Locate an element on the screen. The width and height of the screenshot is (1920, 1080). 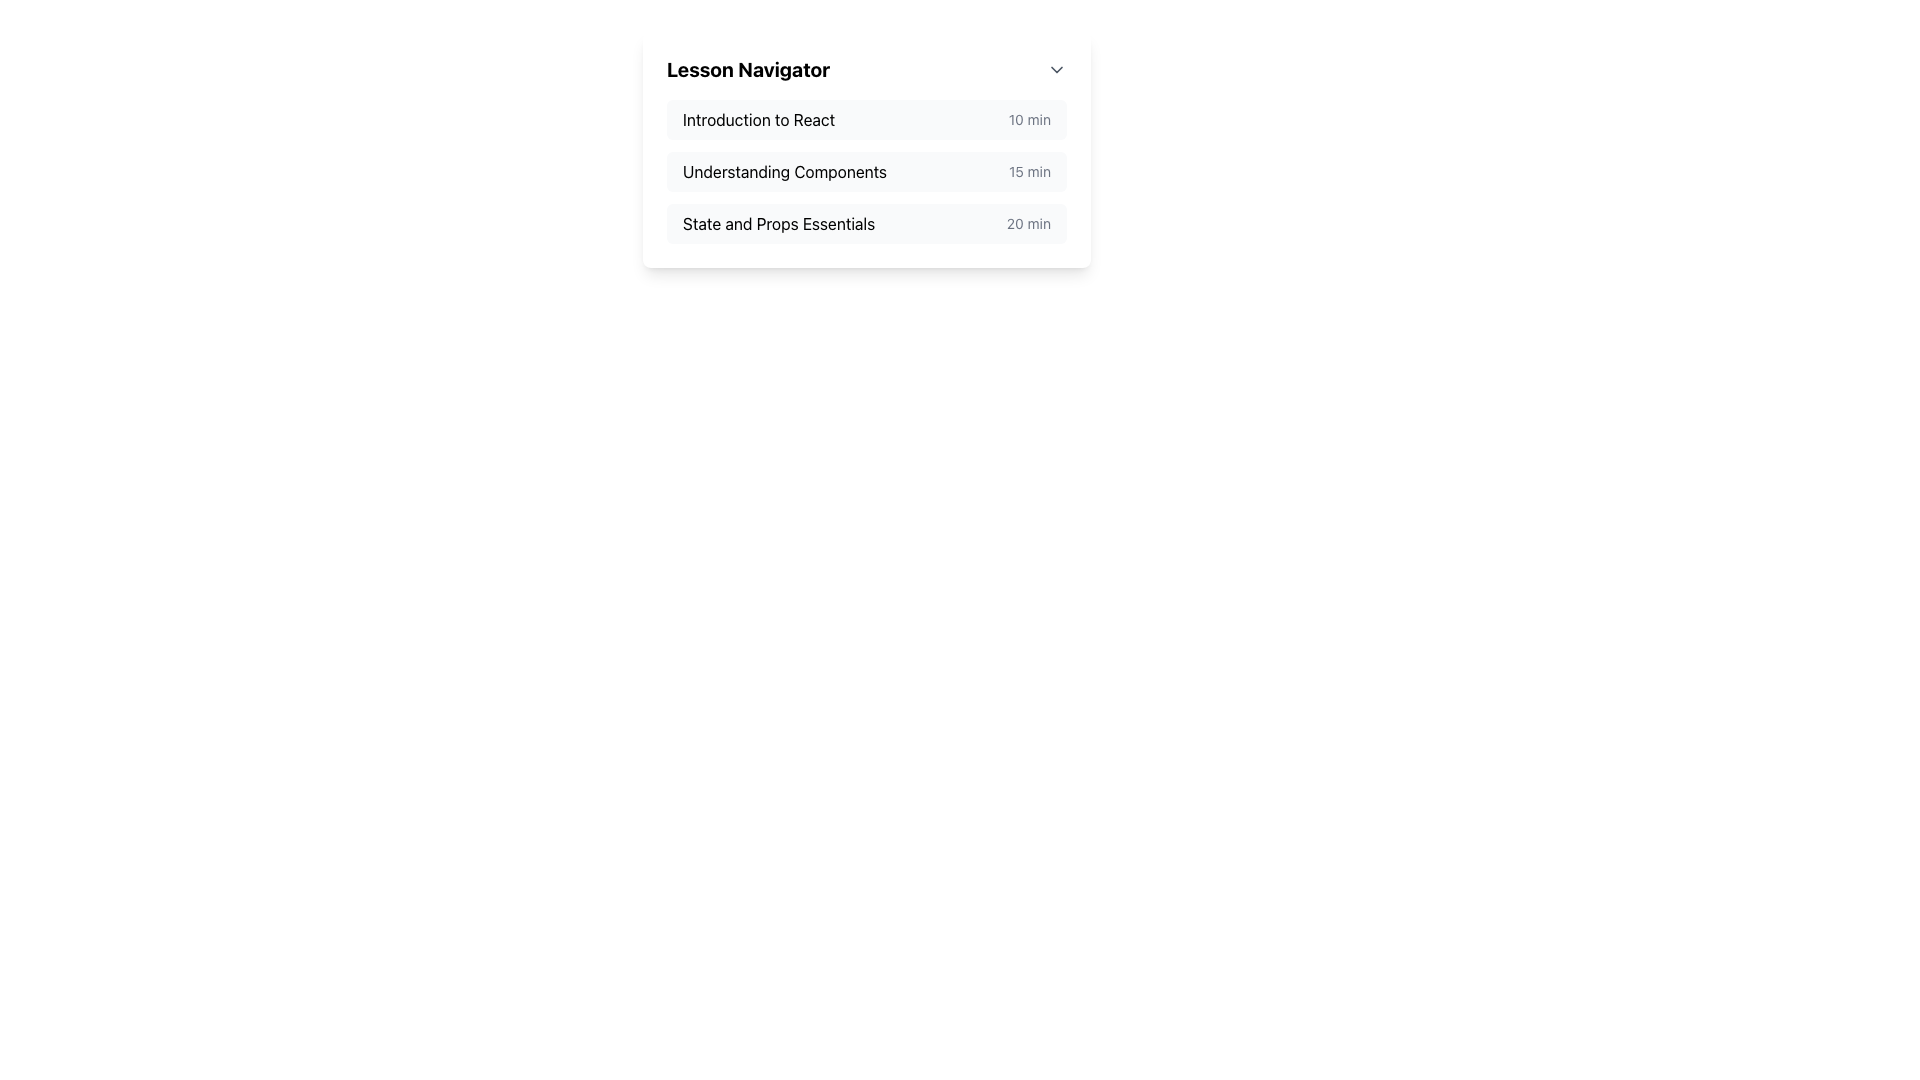
text content of the list component titled 'Lesson Navigator', which contains items like 'Introduction to React', 'Understanding Components', and 'State and Props Essentials' is located at coordinates (867, 171).